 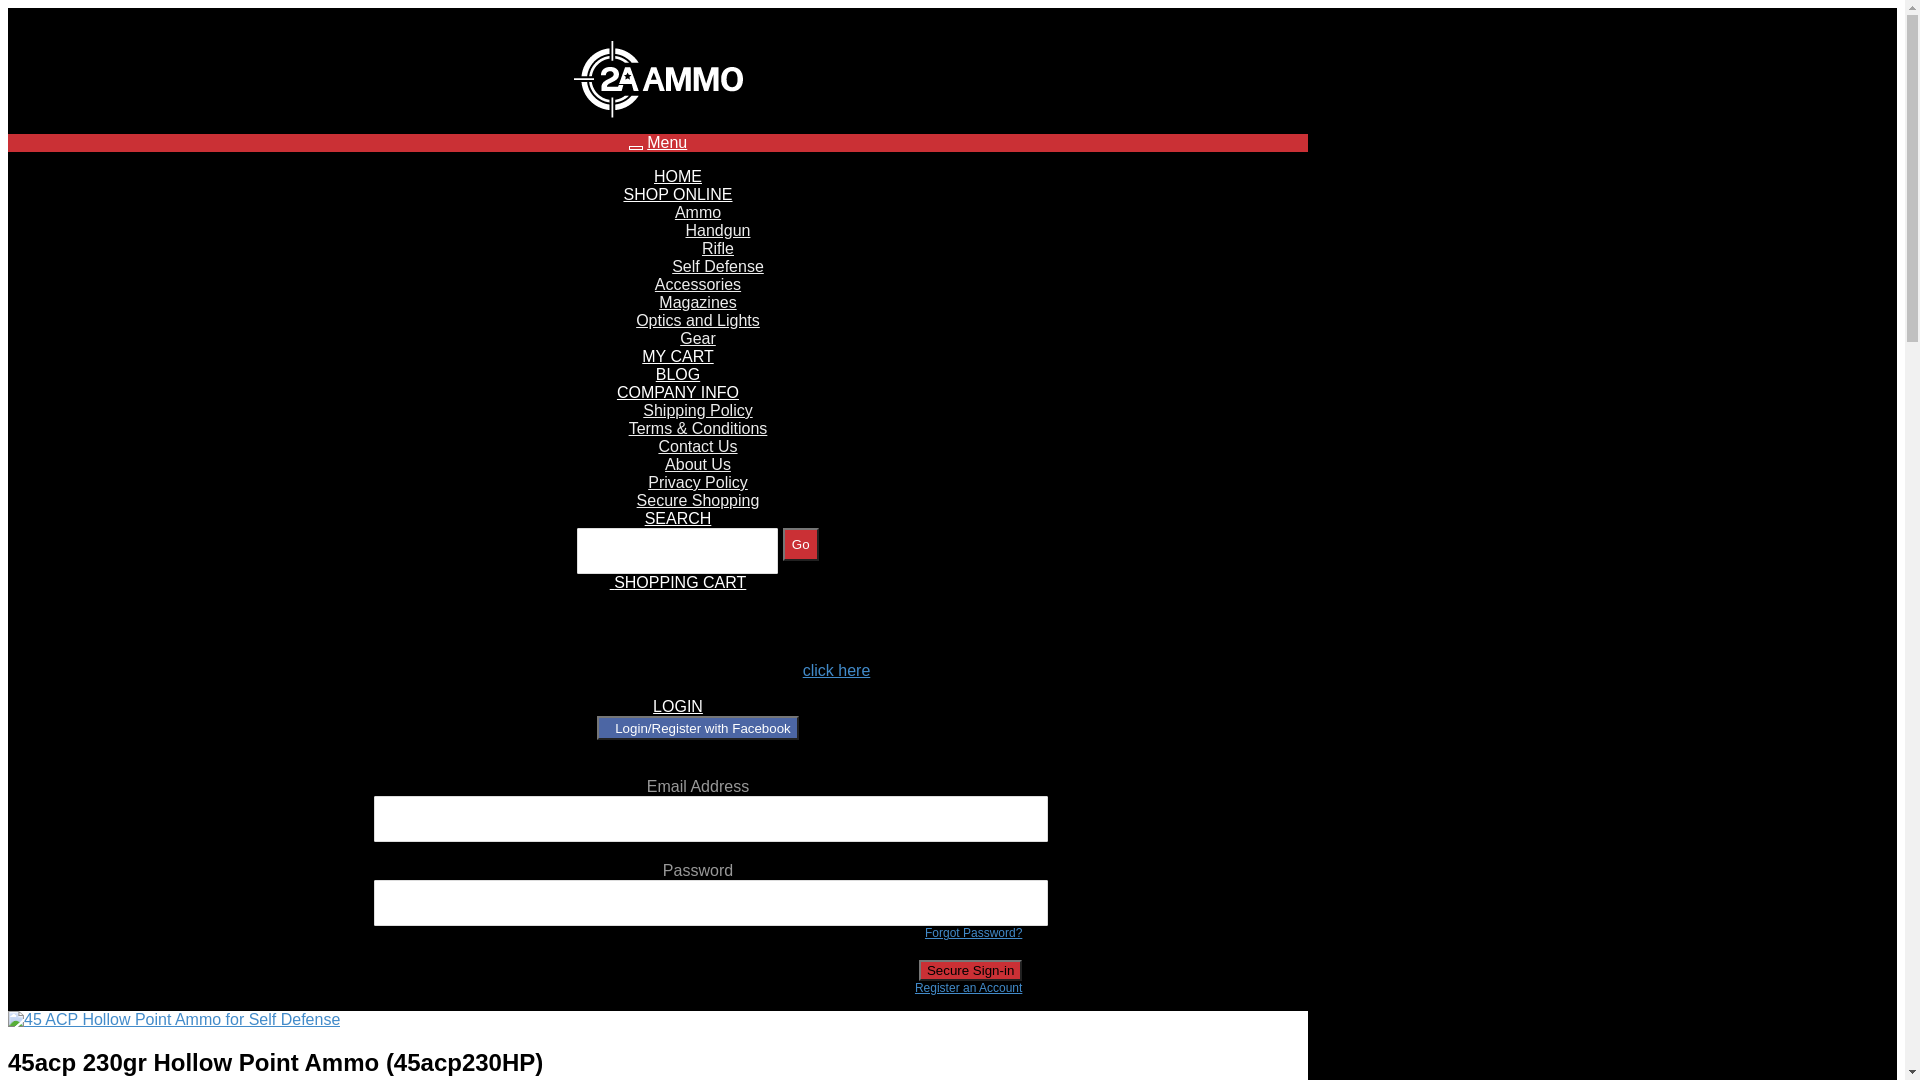 I want to click on 'Magazines', so click(x=658, y=302).